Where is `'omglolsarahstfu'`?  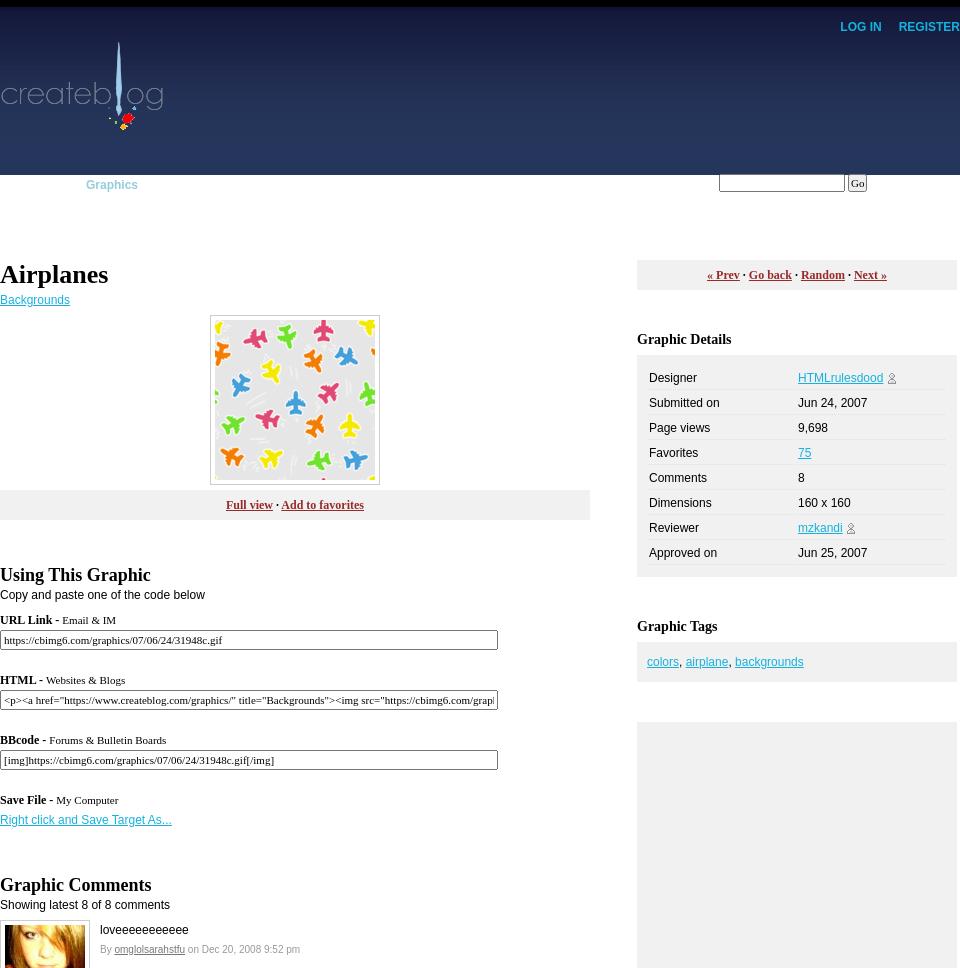
'omglolsarahstfu' is located at coordinates (148, 948).